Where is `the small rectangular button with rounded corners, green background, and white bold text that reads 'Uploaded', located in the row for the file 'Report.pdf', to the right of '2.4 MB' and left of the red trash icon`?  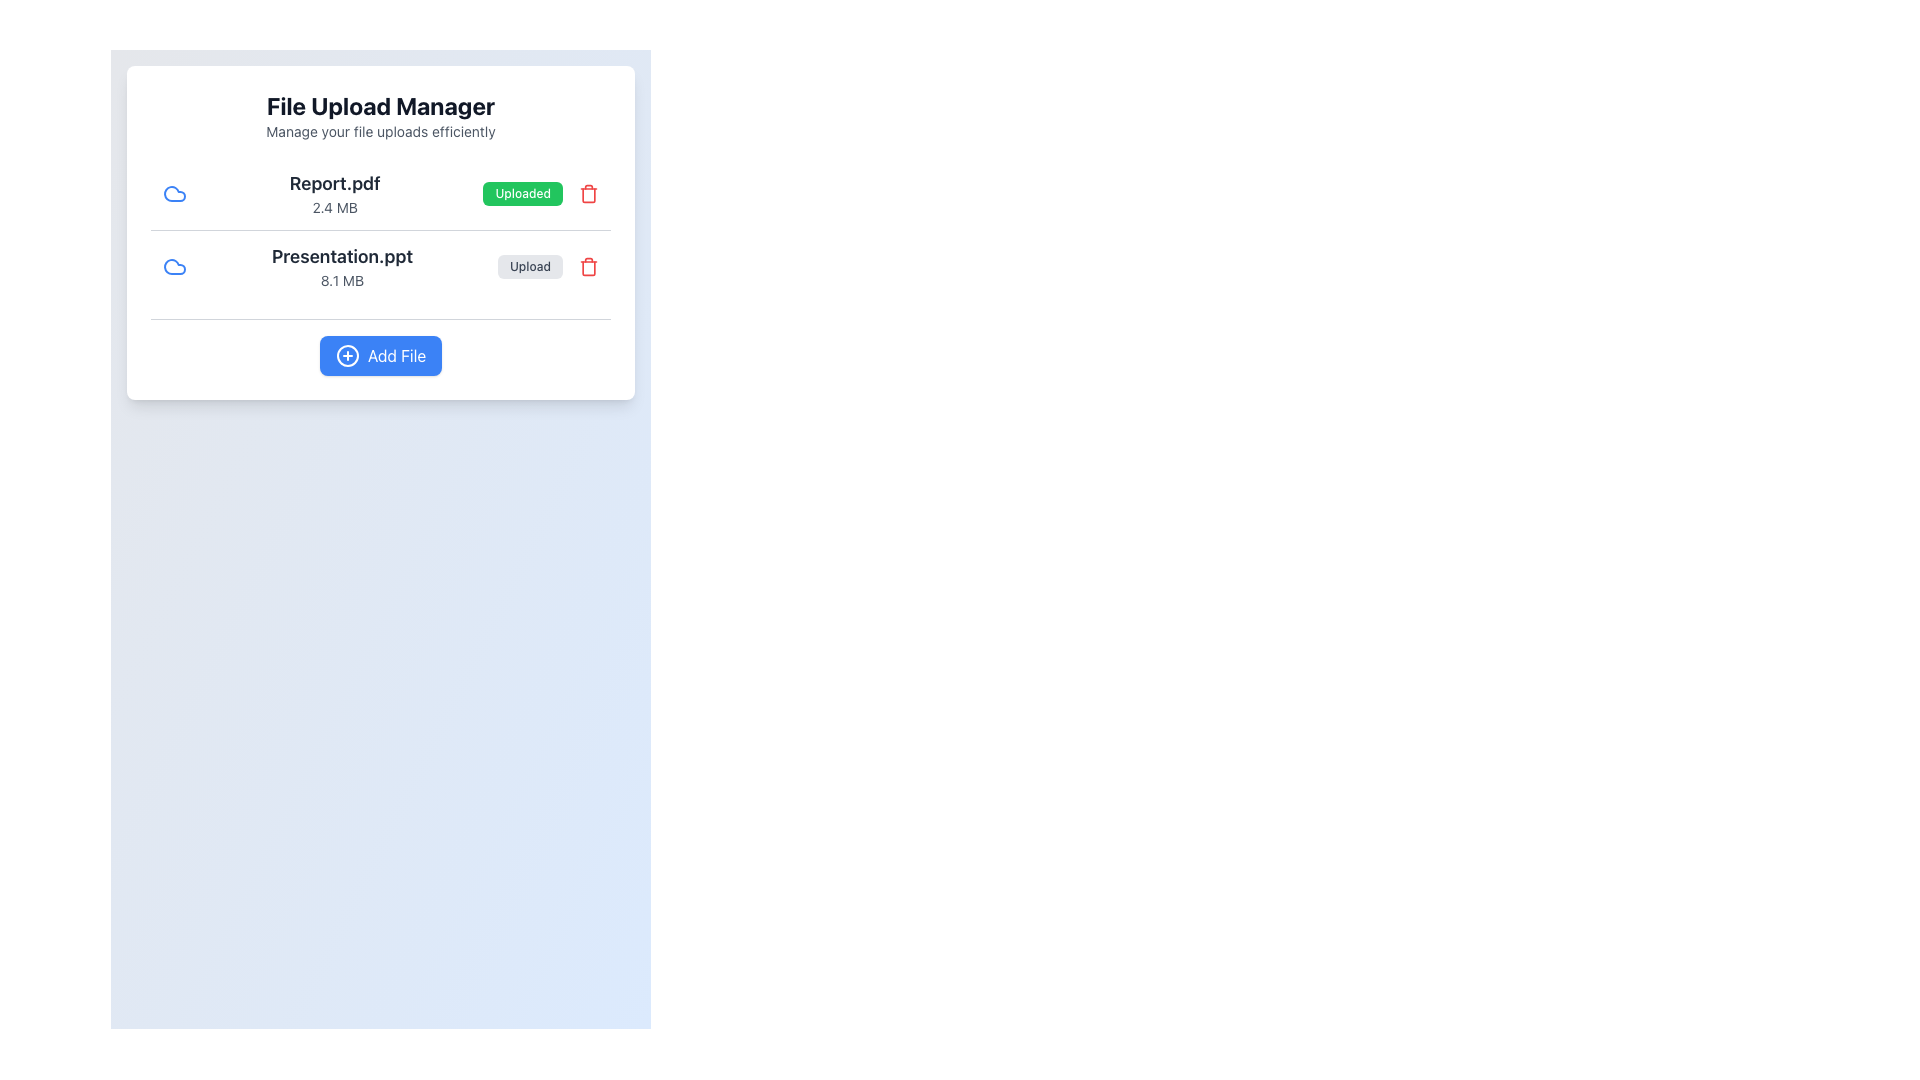 the small rectangular button with rounded corners, green background, and white bold text that reads 'Uploaded', located in the row for the file 'Report.pdf', to the right of '2.4 MB' and left of the red trash icon is located at coordinates (523, 193).